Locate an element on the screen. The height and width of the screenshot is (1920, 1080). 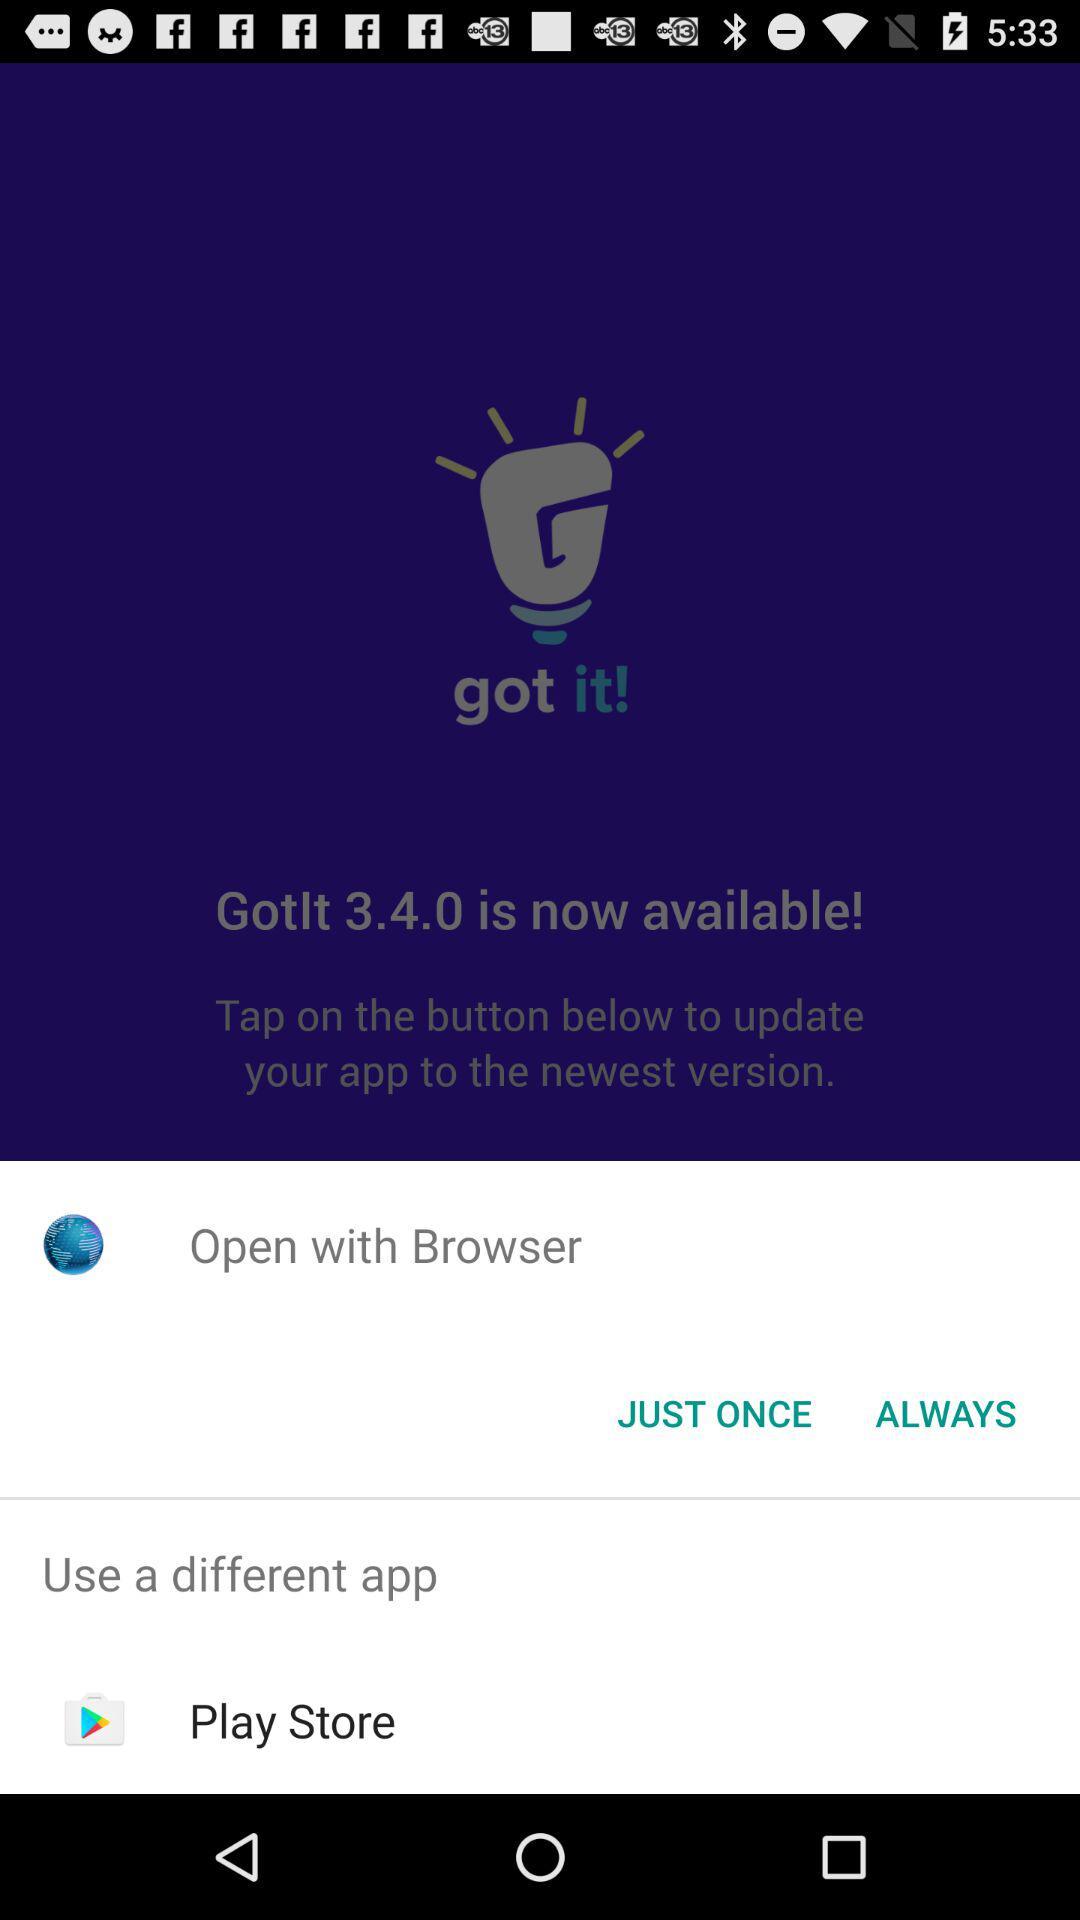
the play store is located at coordinates (292, 1719).